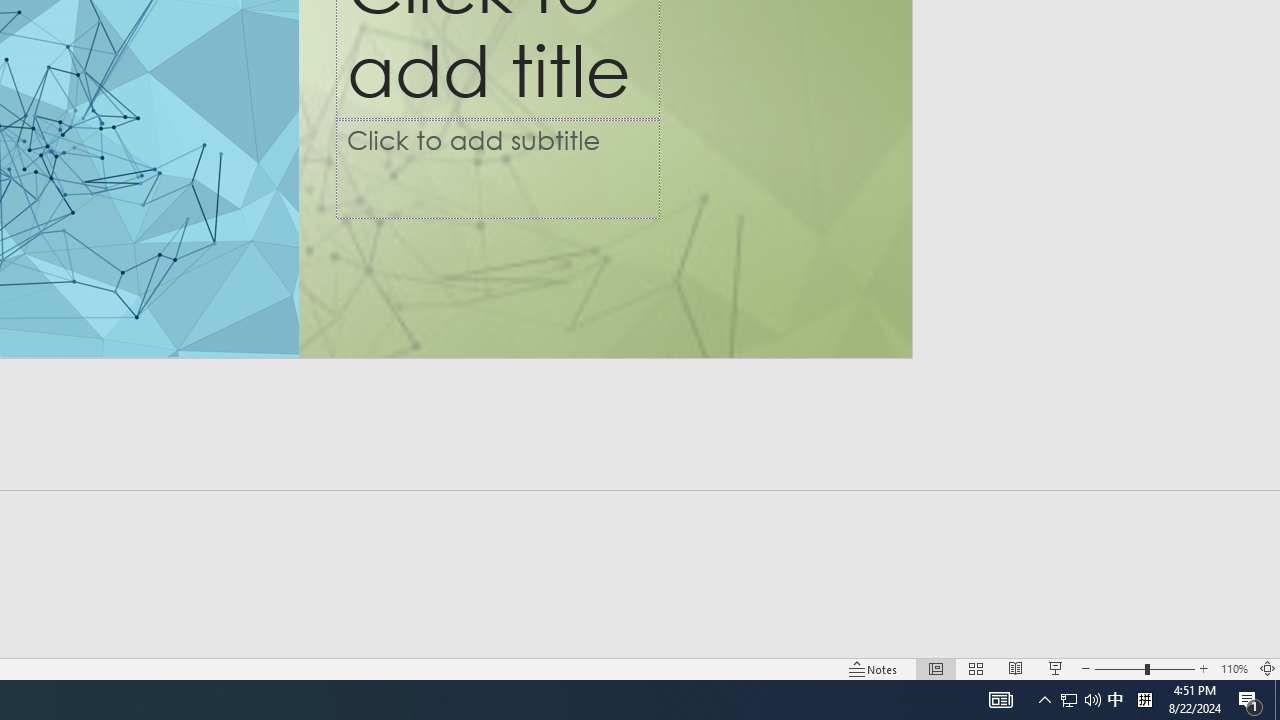 Image resolution: width=1280 pixels, height=720 pixels. What do you see at coordinates (1233, 669) in the screenshot?
I see `'Zoom 110%'` at bounding box center [1233, 669].